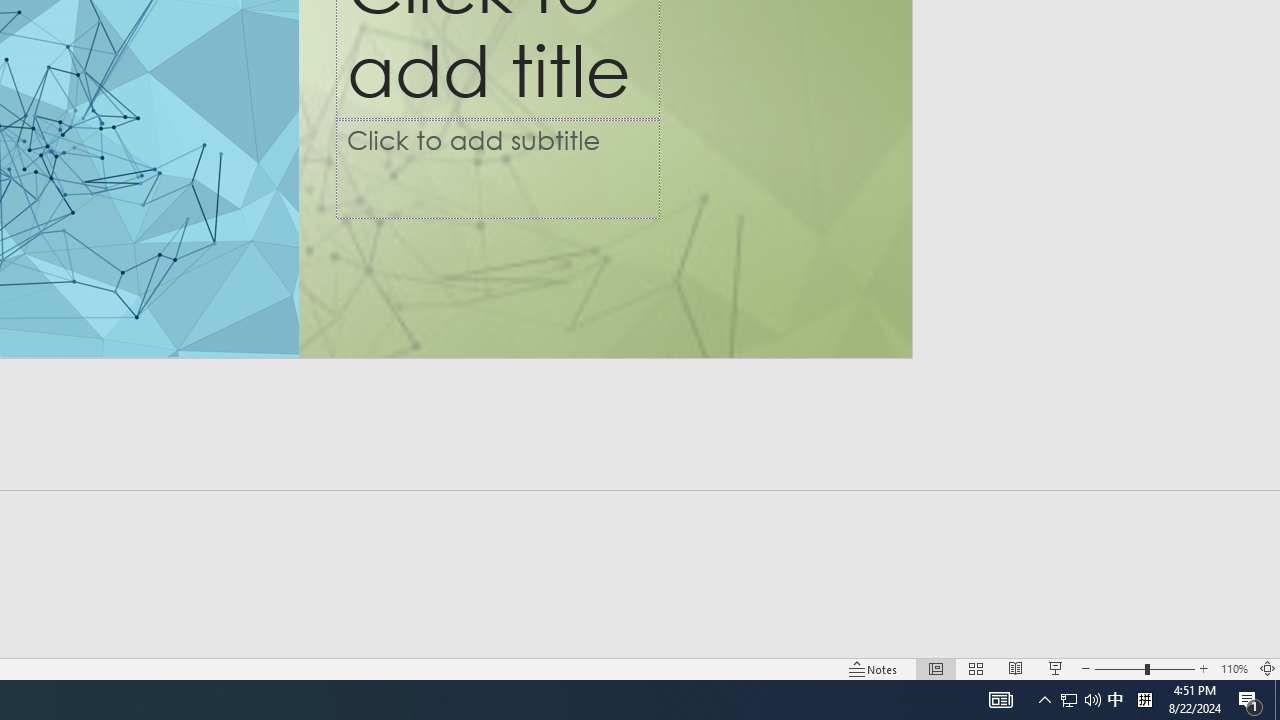 Image resolution: width=1280 pixels, height=720 pixels. What do you see at coordinates (1233, 669) in the screenshot?
I see `'Zoom 110%'` at bounding box center [1233, 669].